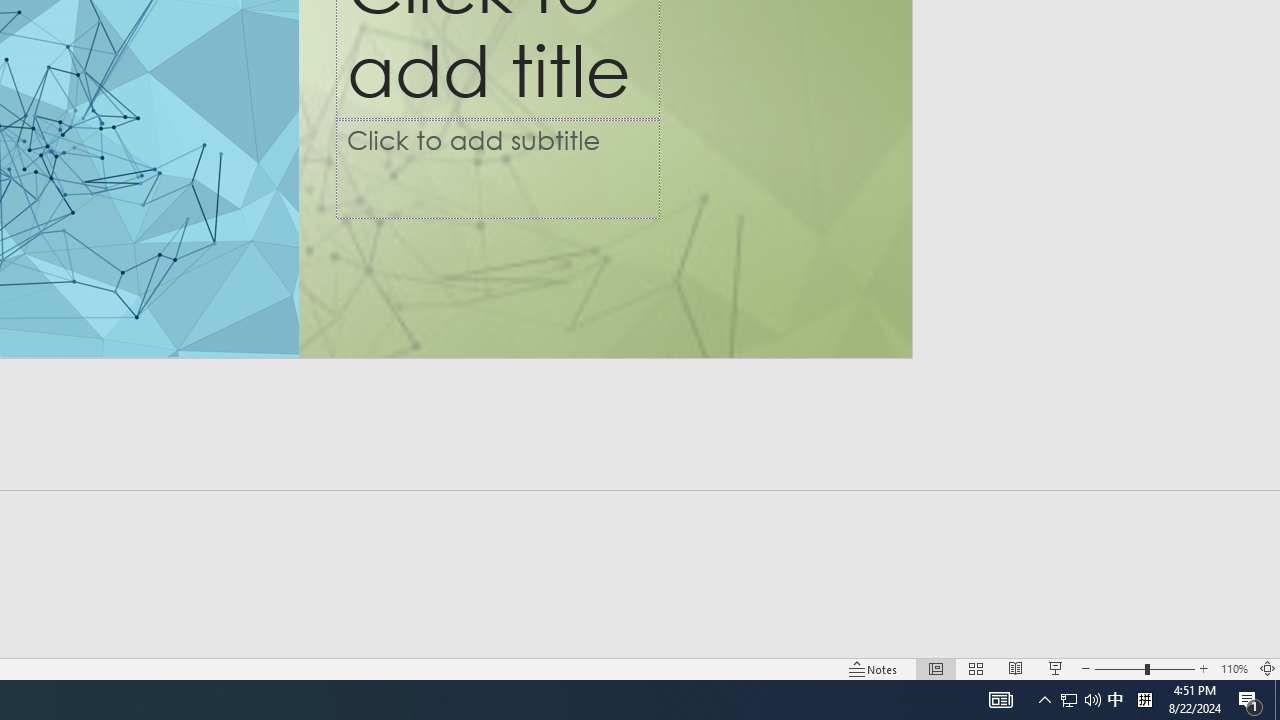 Image resolution: width=1280 pixels, height=720 pixels. What do you see at coordinates (1233, 669) in the screenshot?
I see `'Zoom 110%'` at bounding box center [1233, 669].